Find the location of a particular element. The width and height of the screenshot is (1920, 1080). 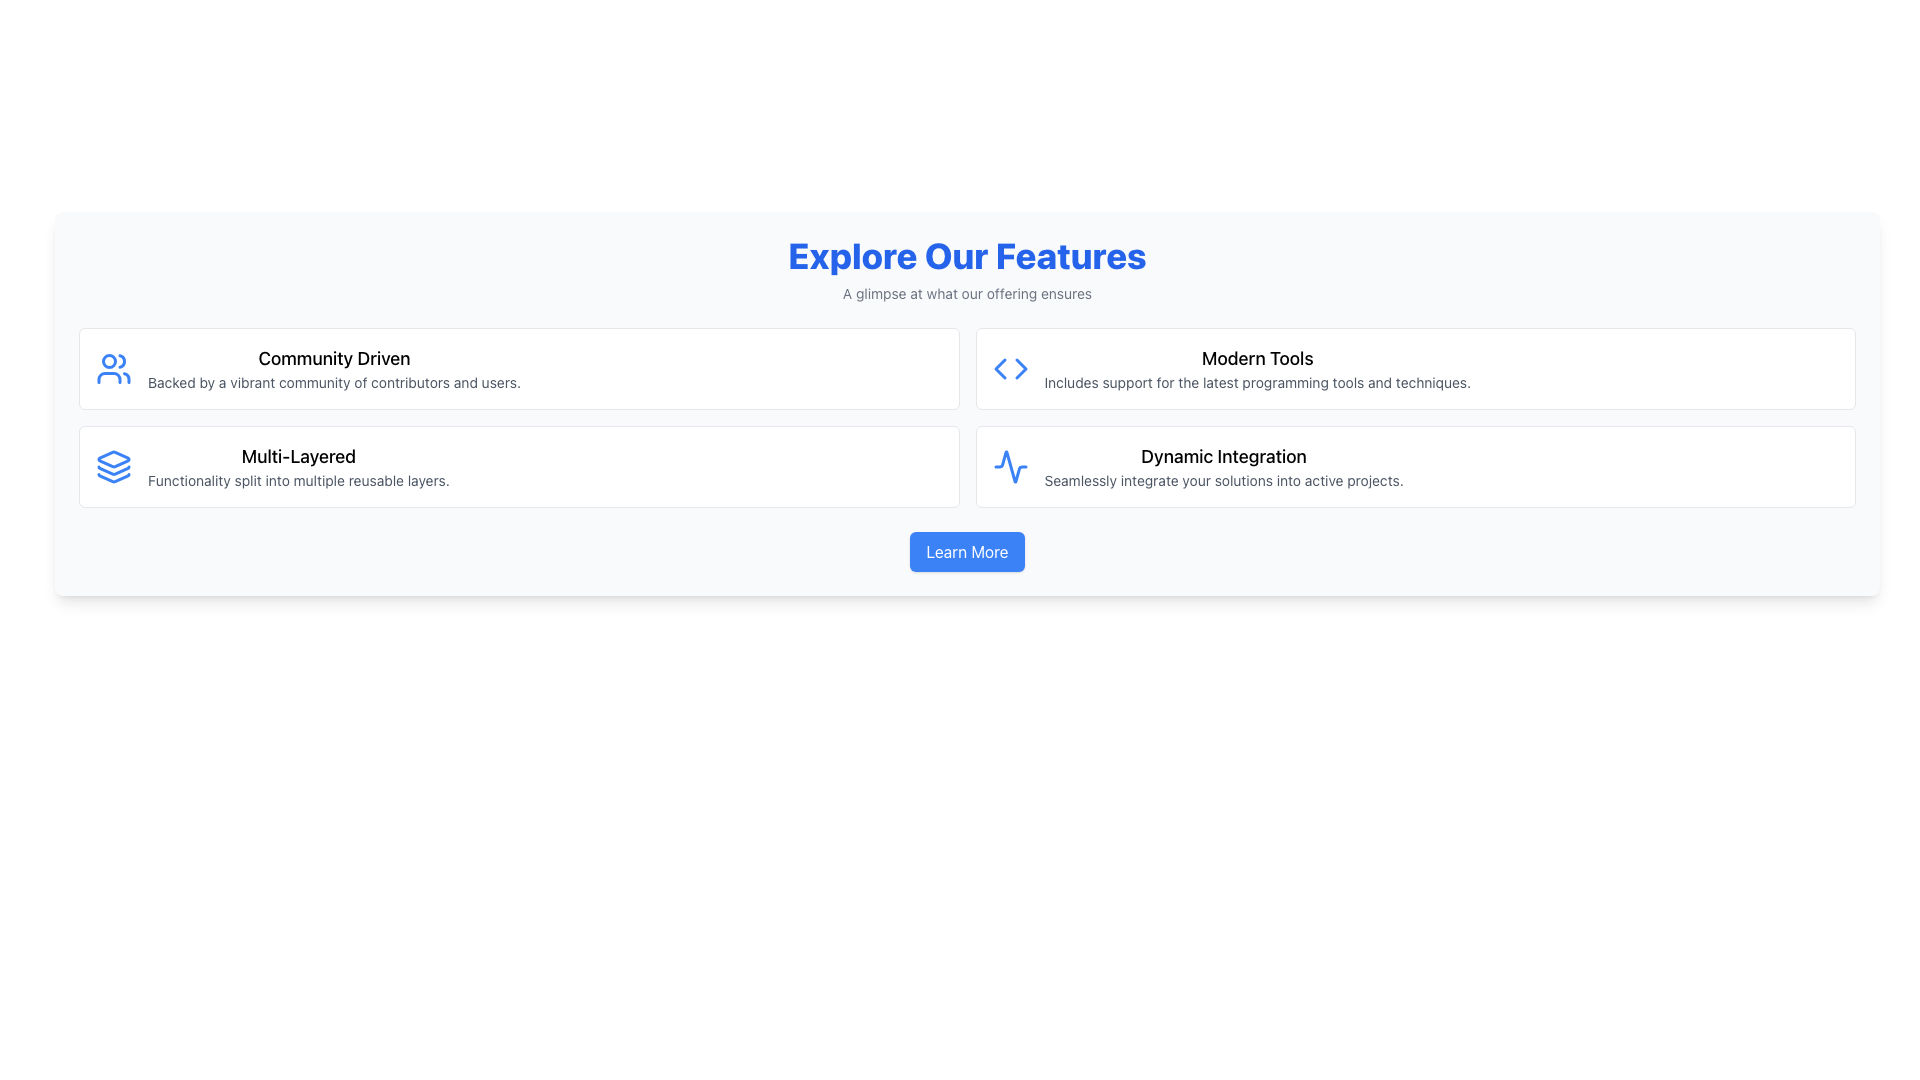

the blue icon representing a stack of layered items, located to the left of the 'Multi-Layered' text heading in the bottom-left area of the grid interface is located at coordinates (113, 466).